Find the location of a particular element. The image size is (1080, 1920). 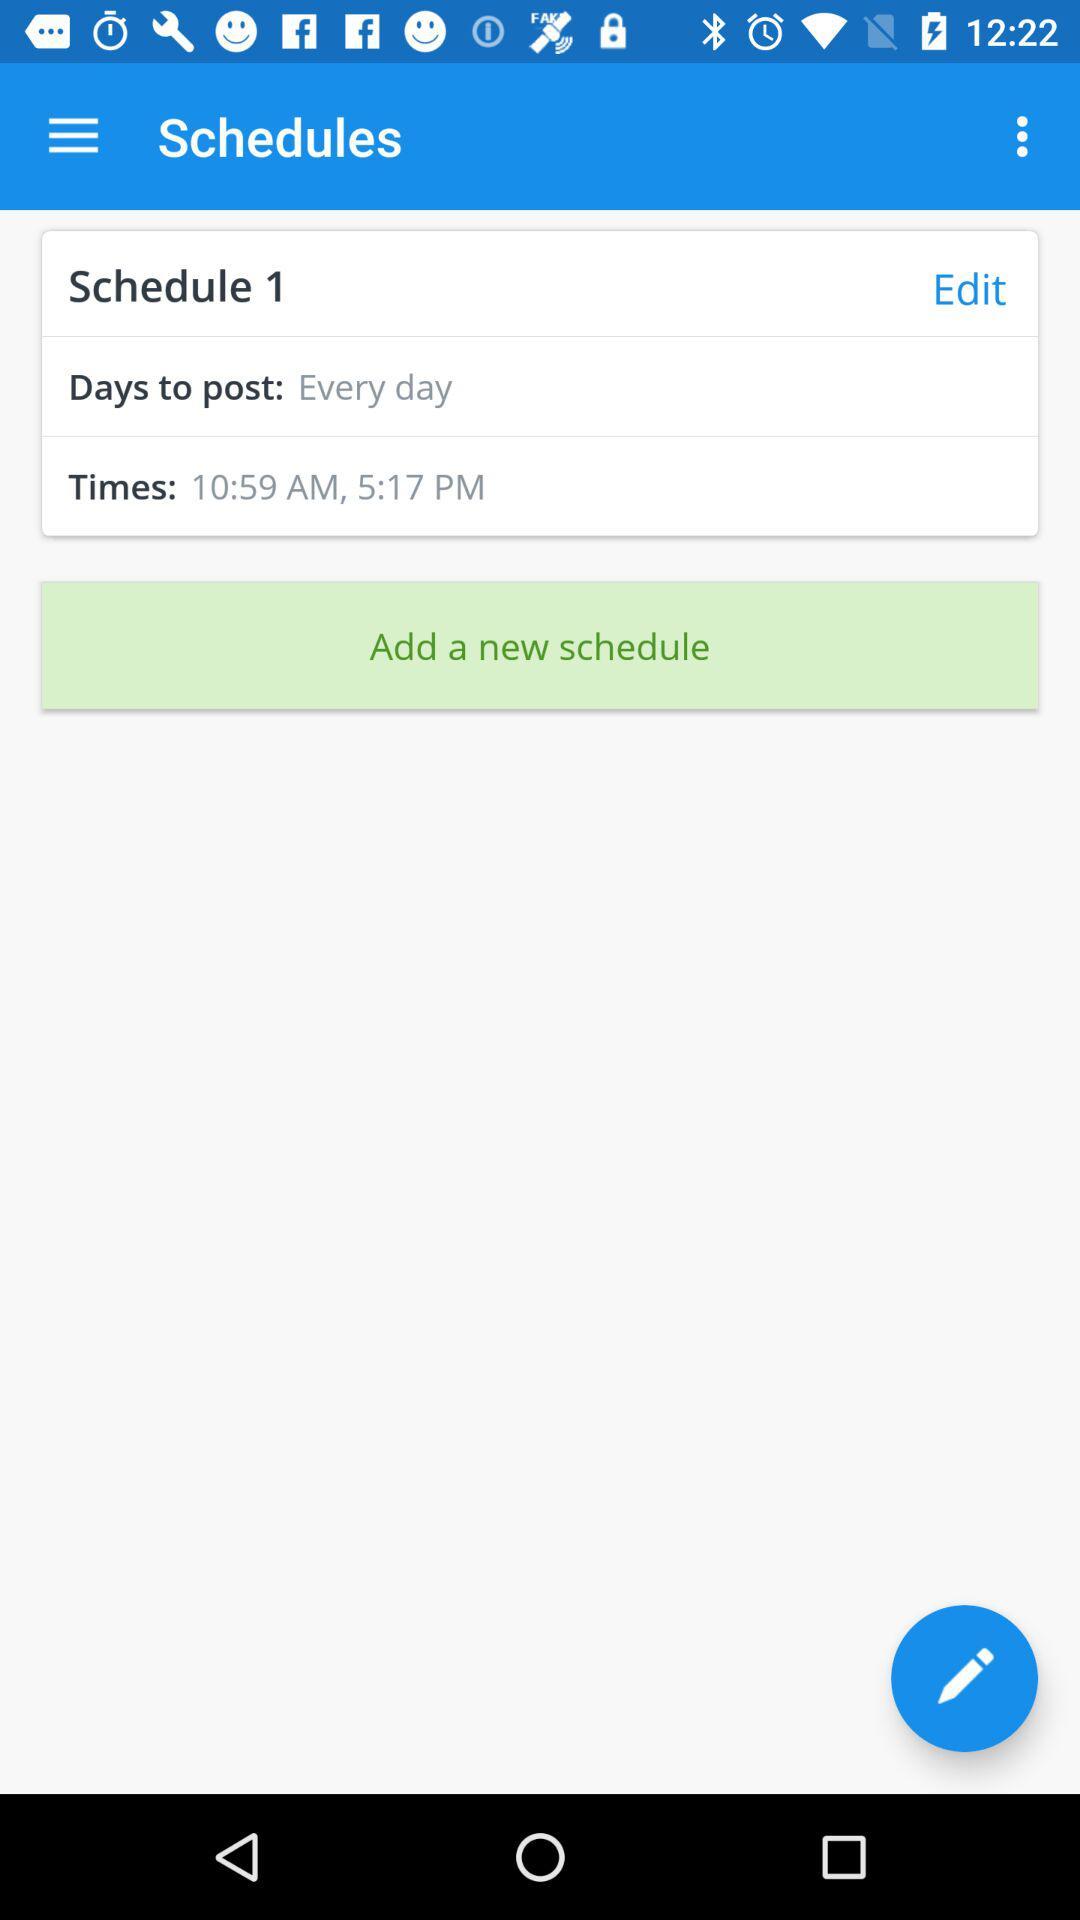

icon above the times: icon is located at coordinates (540, 435).